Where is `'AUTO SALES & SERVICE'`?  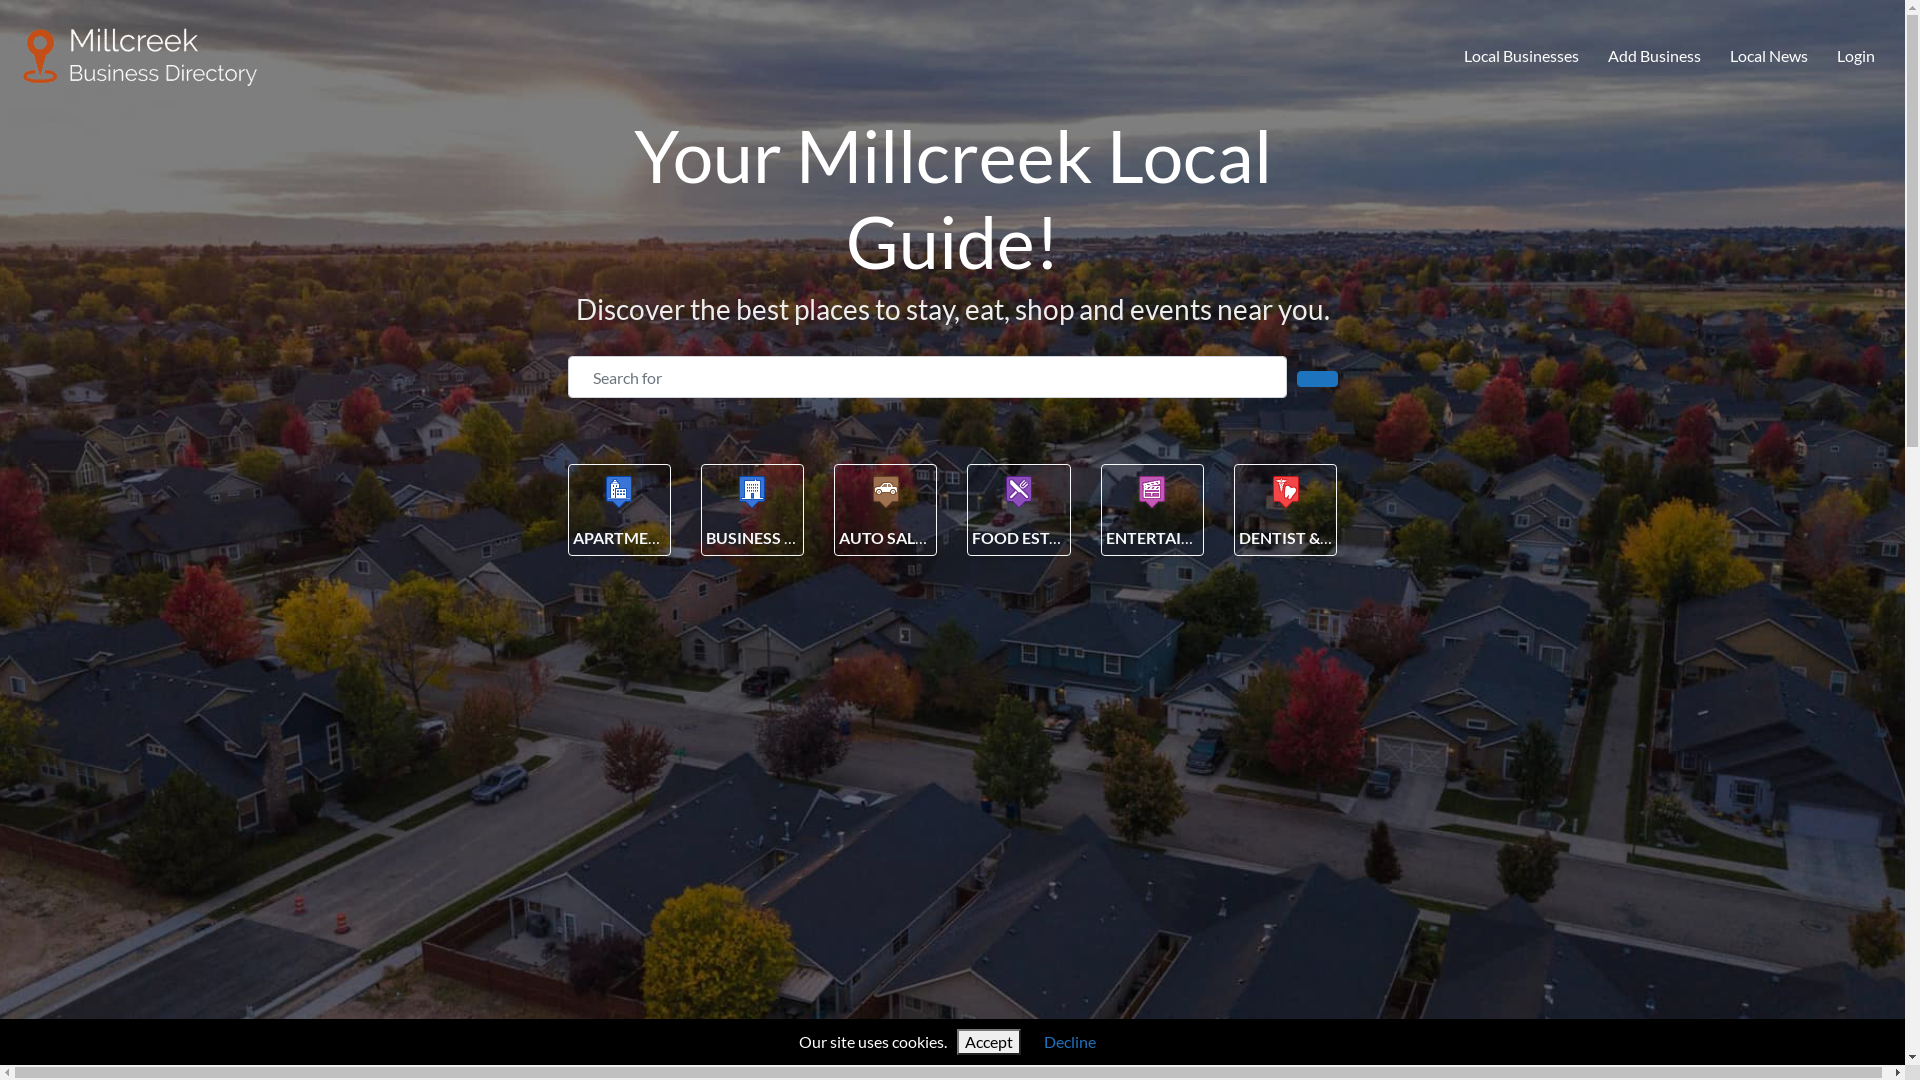
'AUTO SALES & SERVICE' is located at coordinates (925, 536).